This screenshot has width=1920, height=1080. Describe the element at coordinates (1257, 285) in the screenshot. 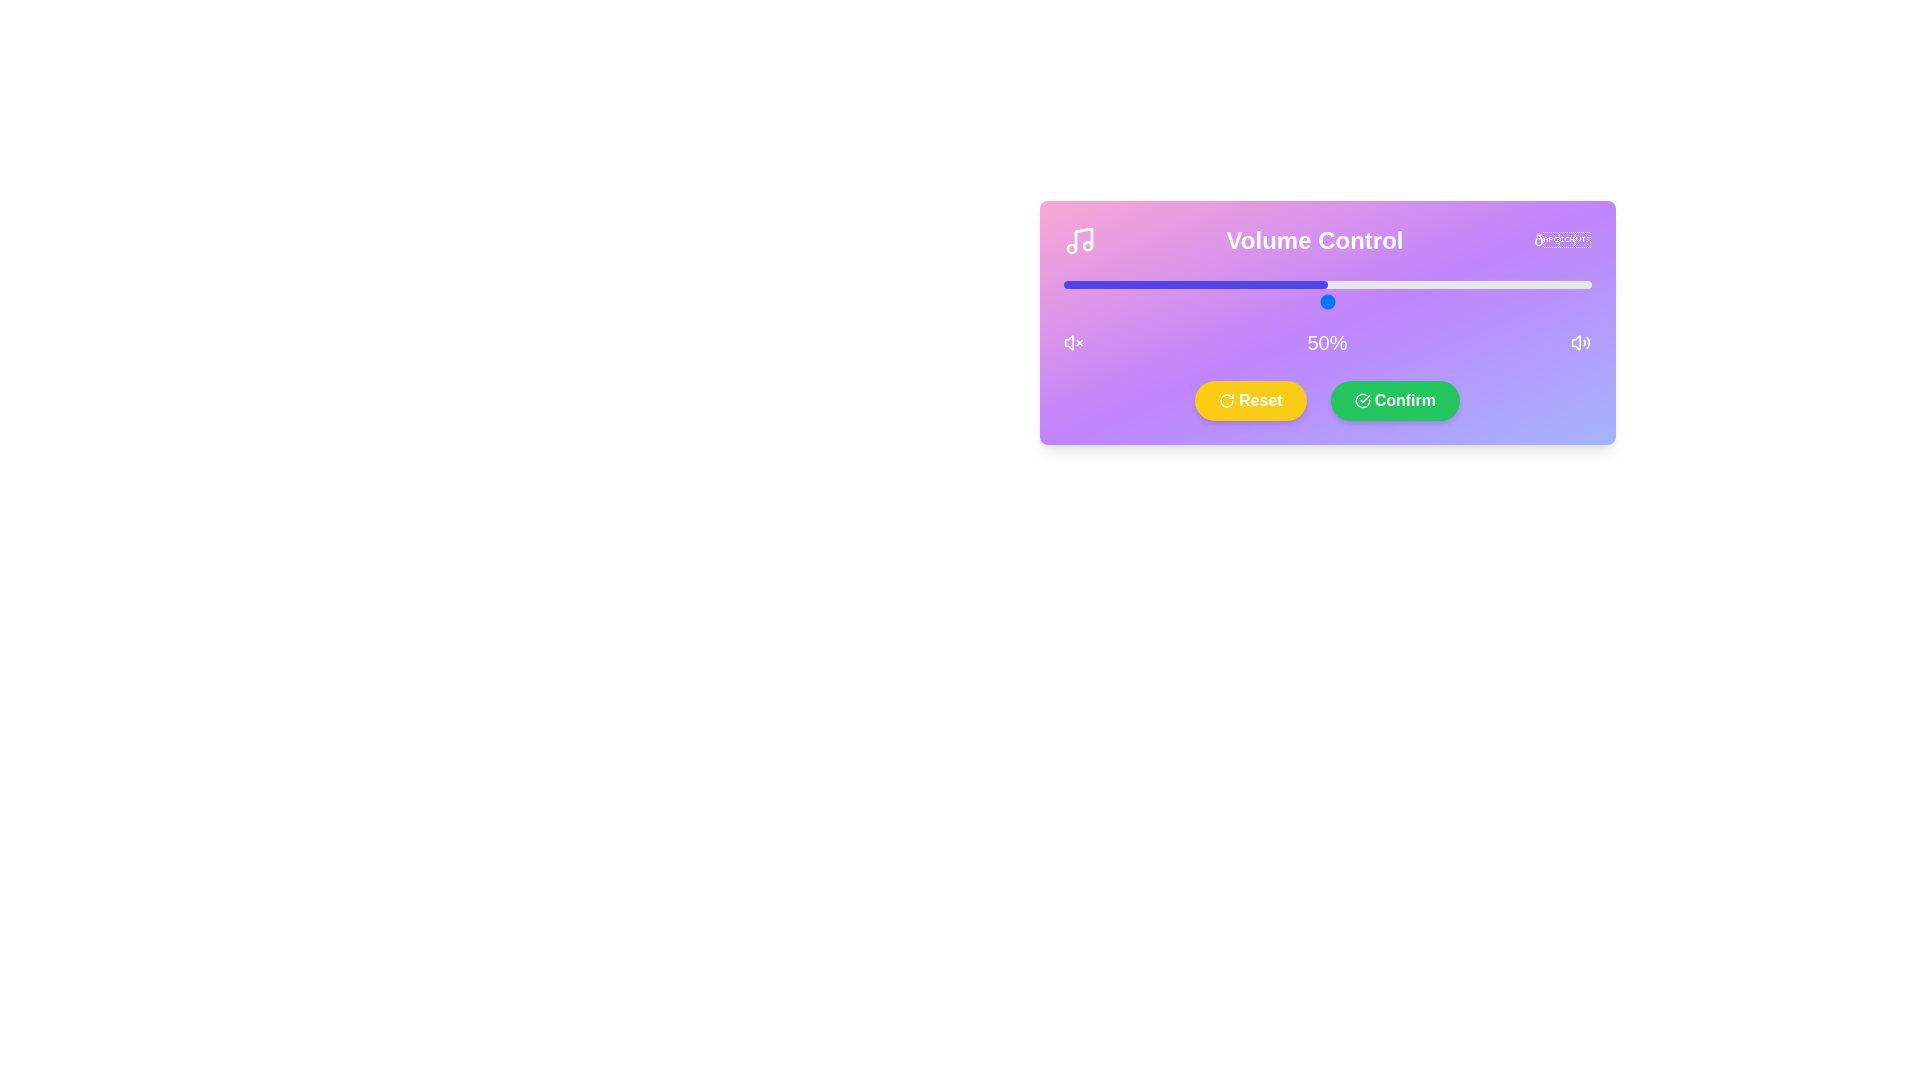

I see `the slider value` at that location.